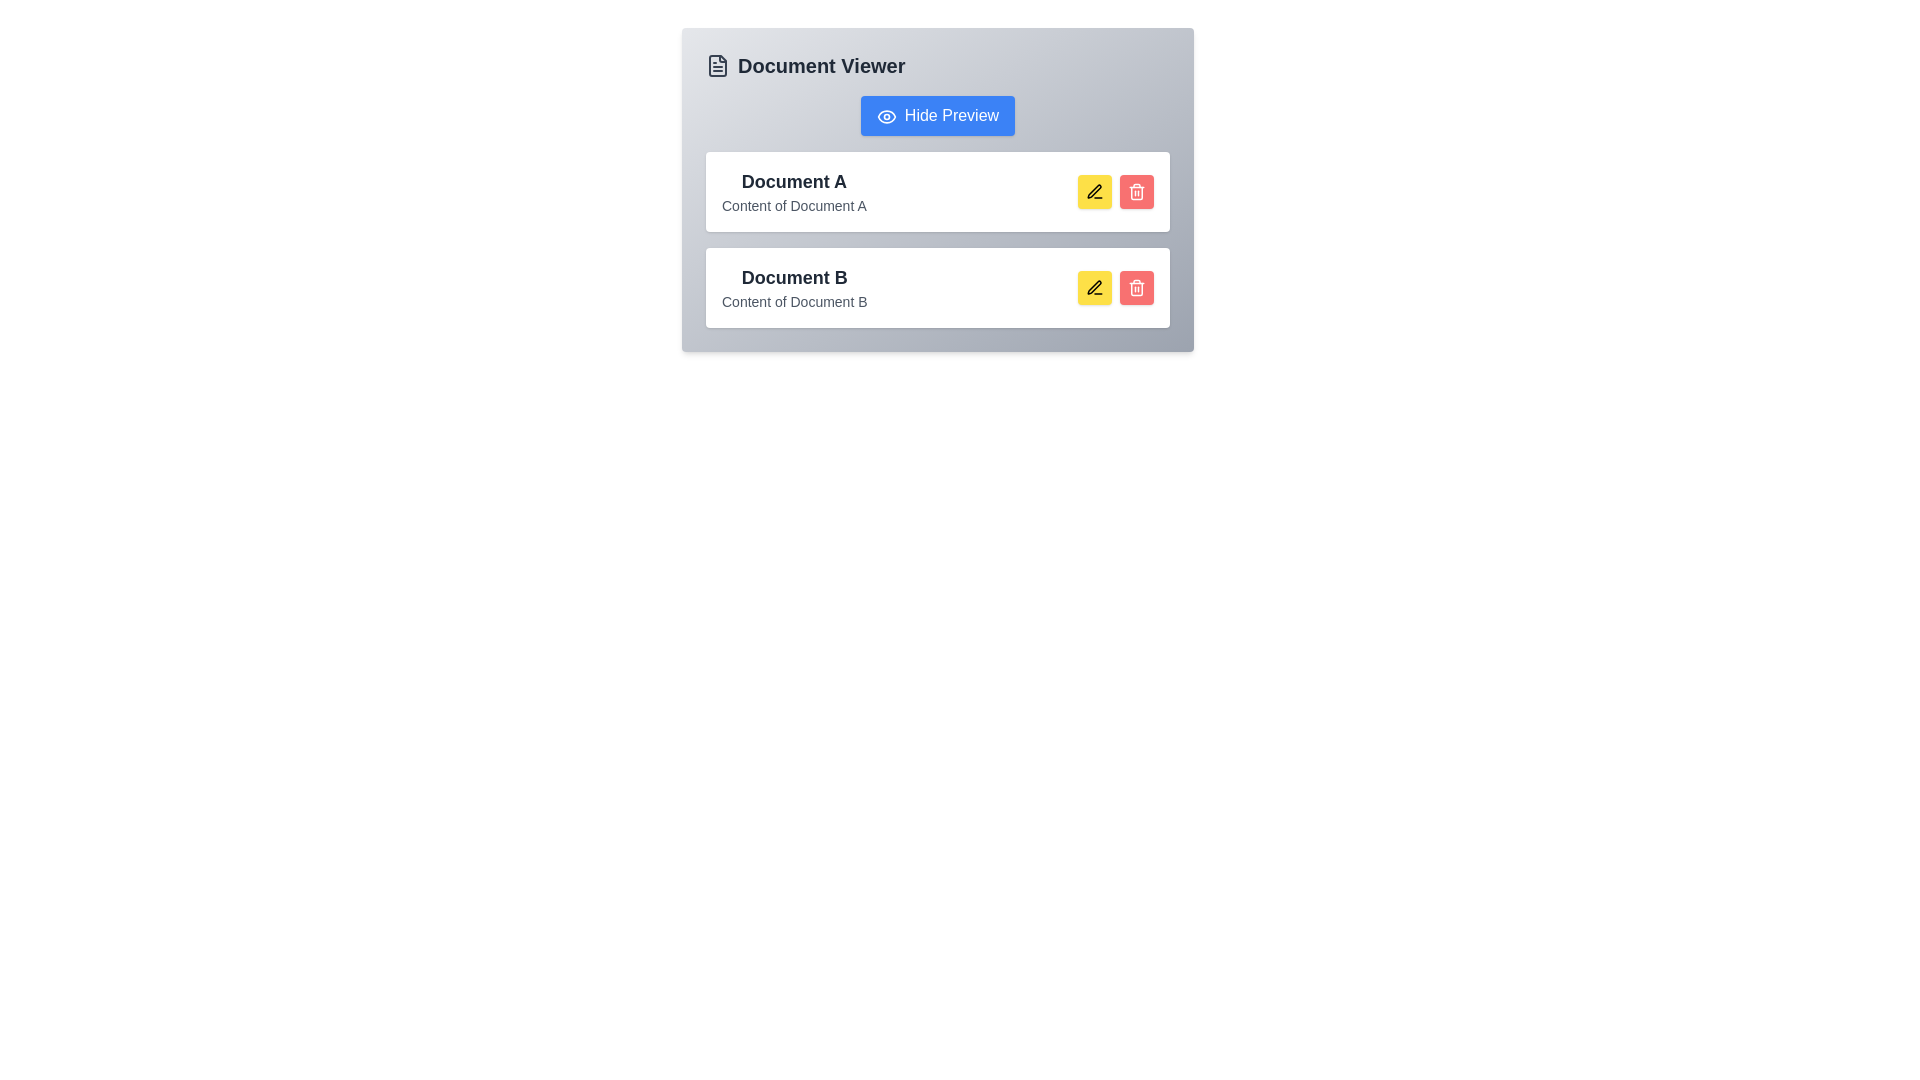 Image resolution: width=1920 pixels, height=1080 pixels. Describe the element at coordinates (885, 116) in the screenshot. I see `the visual style of the icon within the 'Hide Preview' button, which serves as a toggle for the content preview visibility` at that location.